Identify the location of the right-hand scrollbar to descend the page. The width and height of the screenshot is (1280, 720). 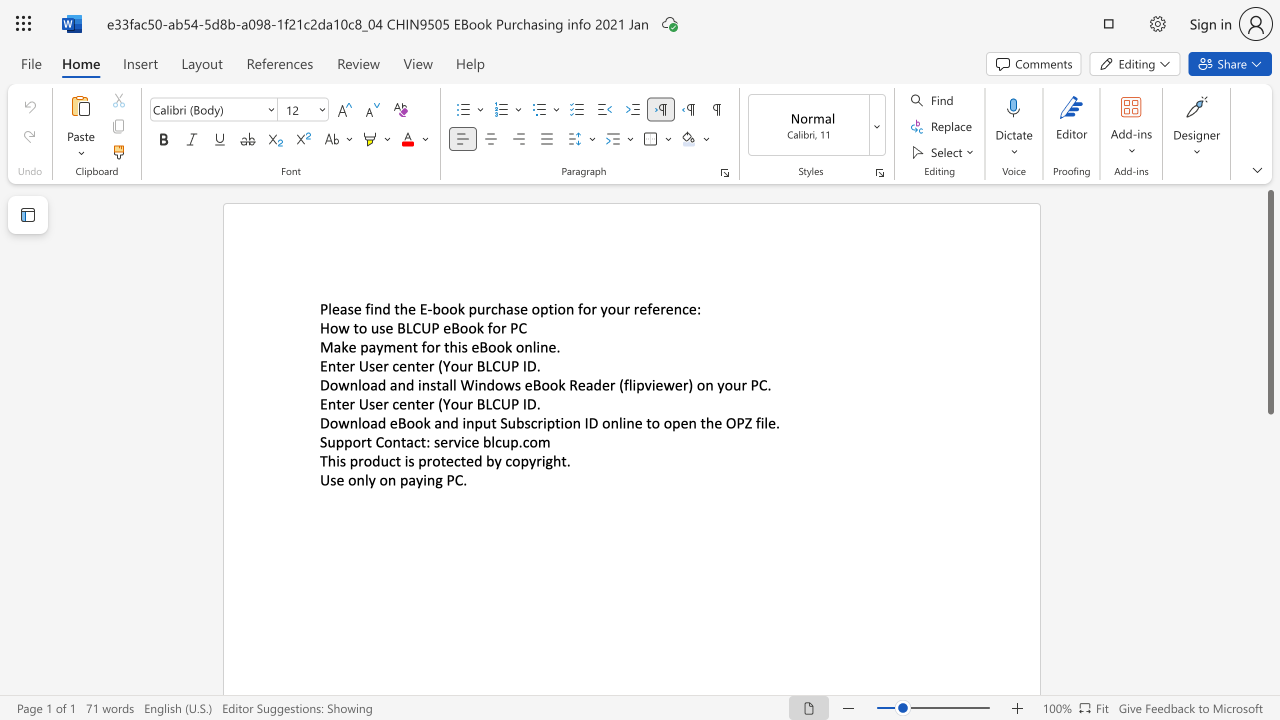
(1269, 560).